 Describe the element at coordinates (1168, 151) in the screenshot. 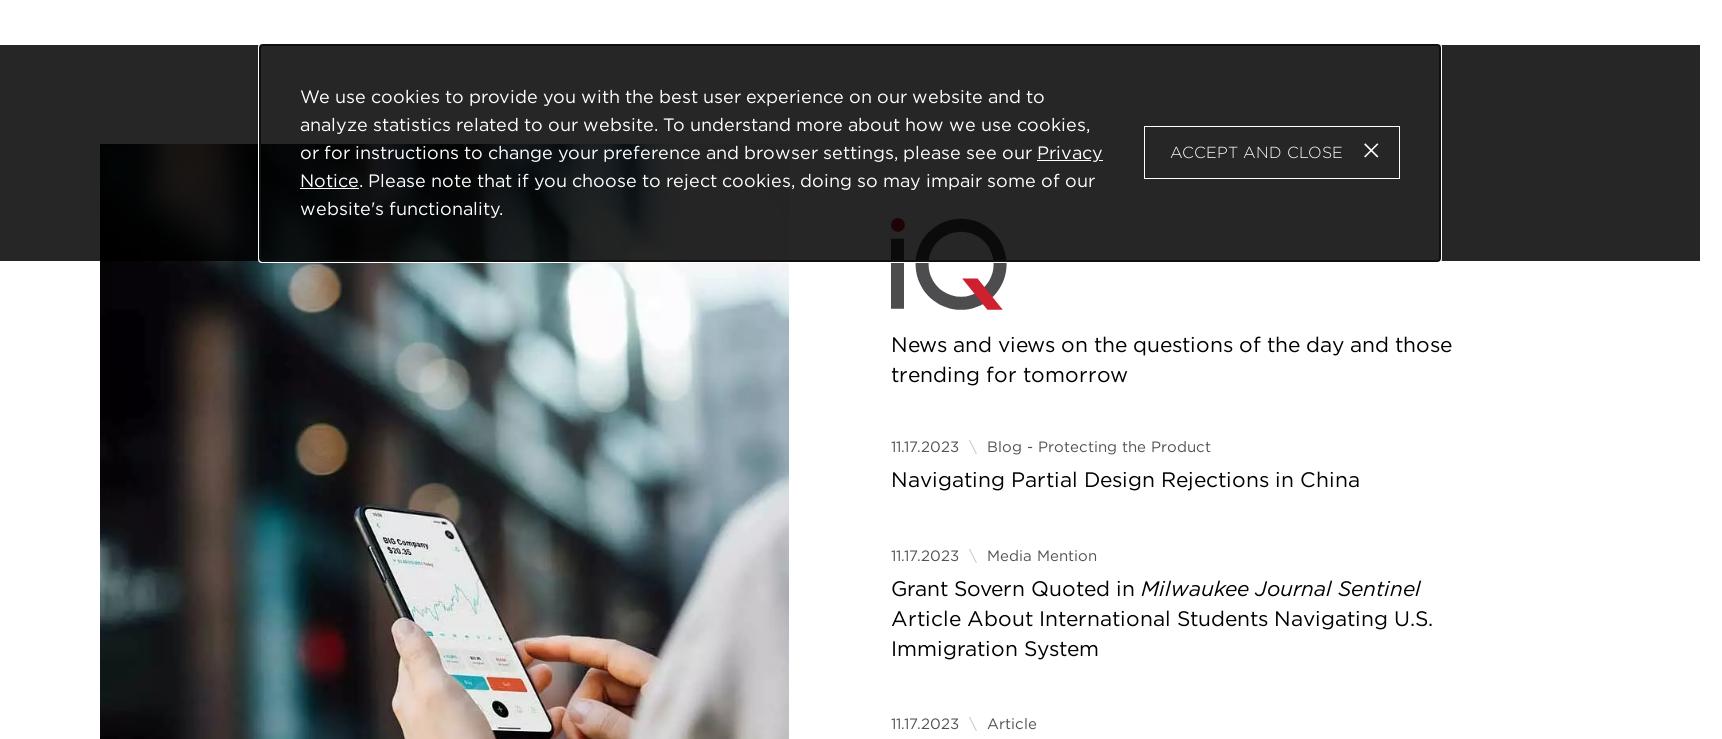

I see `'Accept and Close'` at that location.